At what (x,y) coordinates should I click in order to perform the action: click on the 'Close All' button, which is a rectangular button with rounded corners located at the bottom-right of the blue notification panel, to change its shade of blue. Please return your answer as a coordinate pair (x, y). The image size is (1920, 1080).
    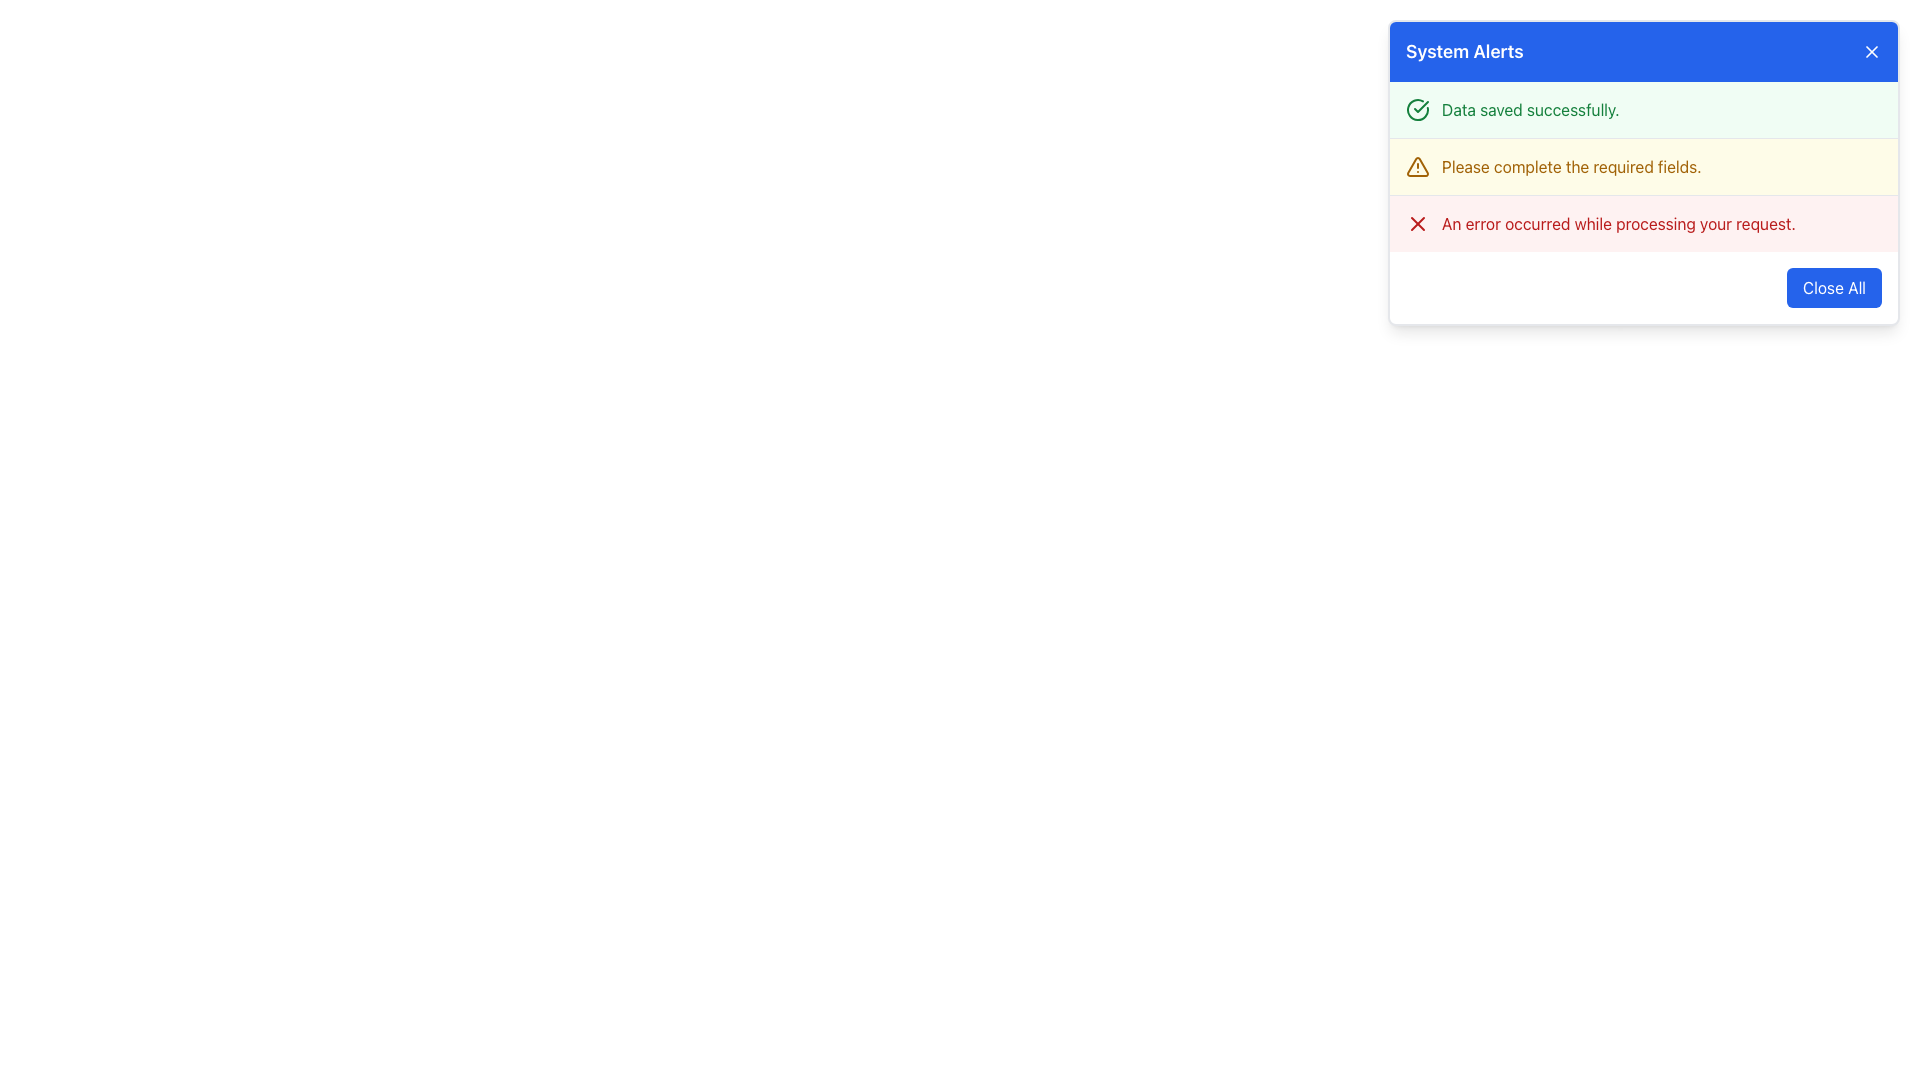
    Looking at the image, I should click on (1834, 288).